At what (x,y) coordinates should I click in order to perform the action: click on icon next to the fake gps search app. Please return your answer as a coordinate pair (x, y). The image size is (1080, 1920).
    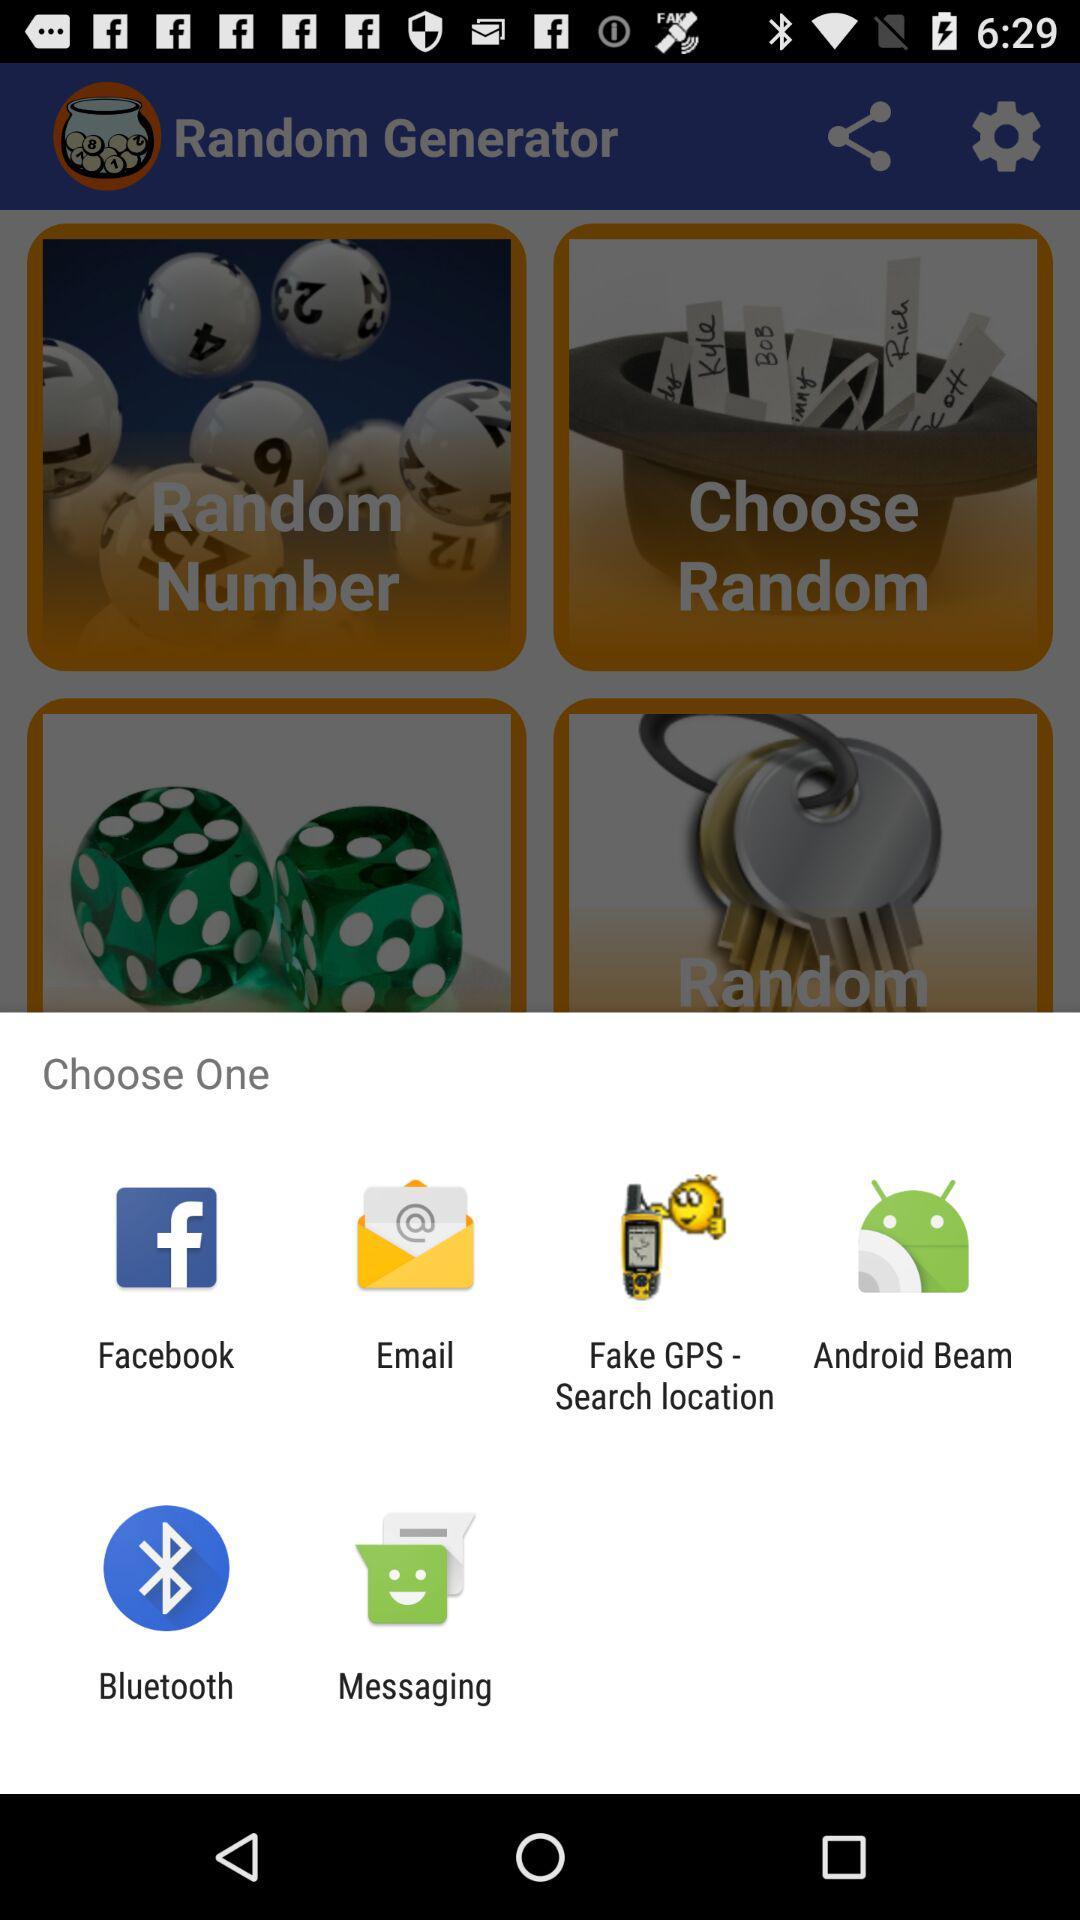
    Looking at the image, I should click on (414, 1374).